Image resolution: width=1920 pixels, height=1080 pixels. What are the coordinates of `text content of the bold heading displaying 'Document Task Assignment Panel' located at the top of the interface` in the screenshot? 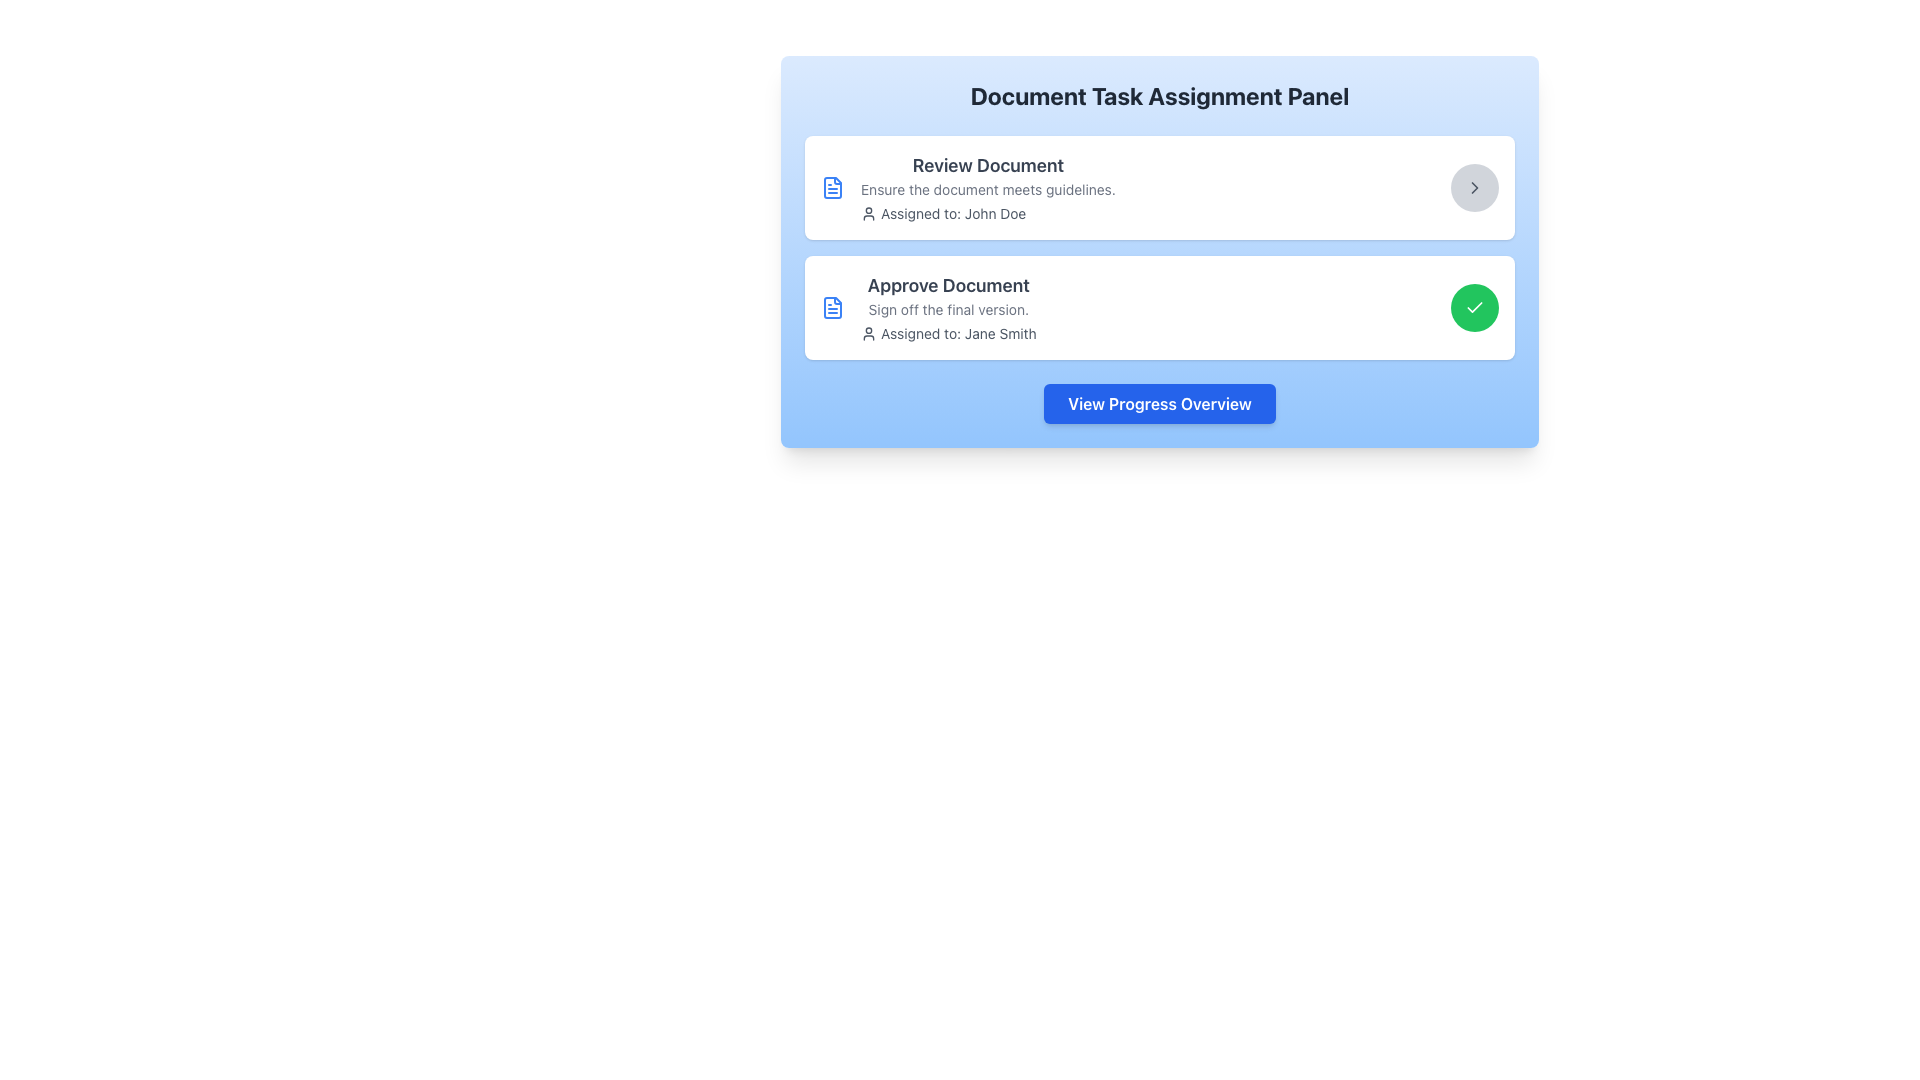 It's located at (1160, 96).